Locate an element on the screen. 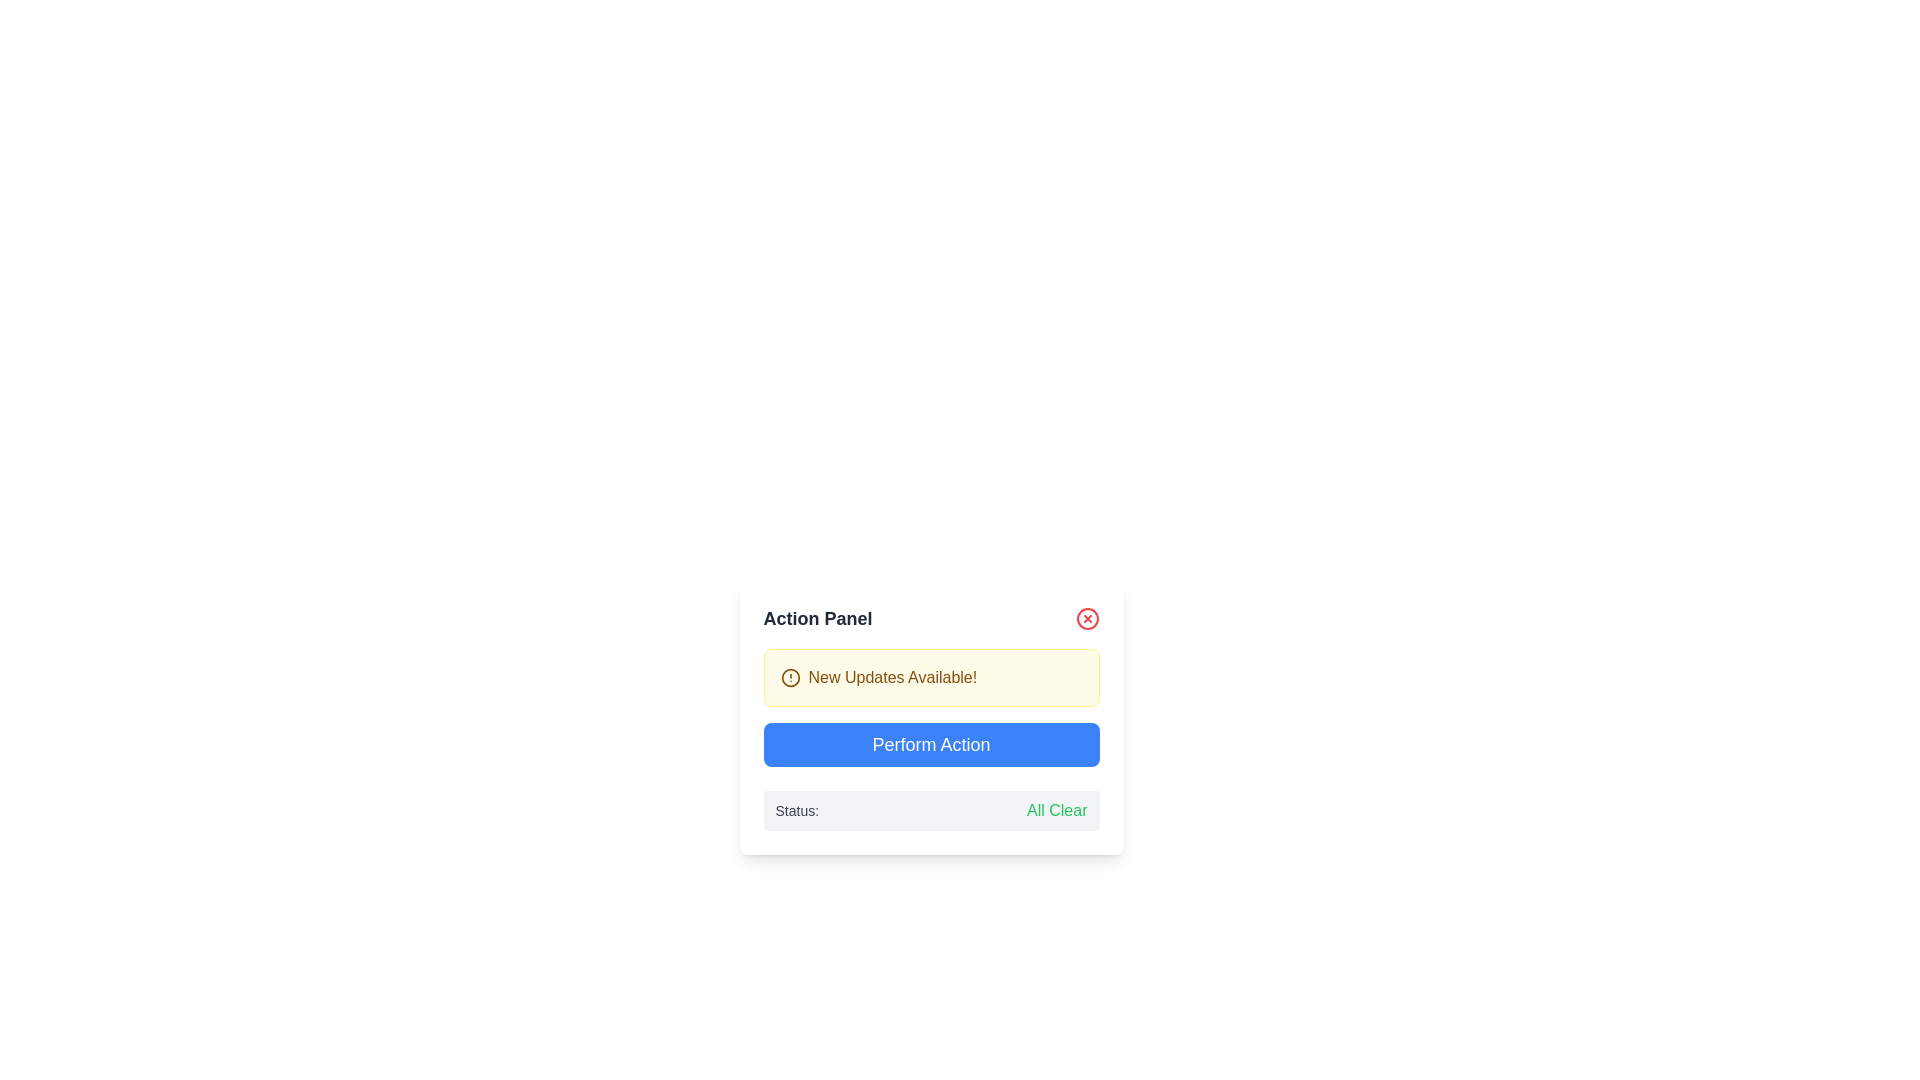  the red circular close button with a white cross in the upper right corner of the 'Action Panel' is located at coordinates (1086, 617).